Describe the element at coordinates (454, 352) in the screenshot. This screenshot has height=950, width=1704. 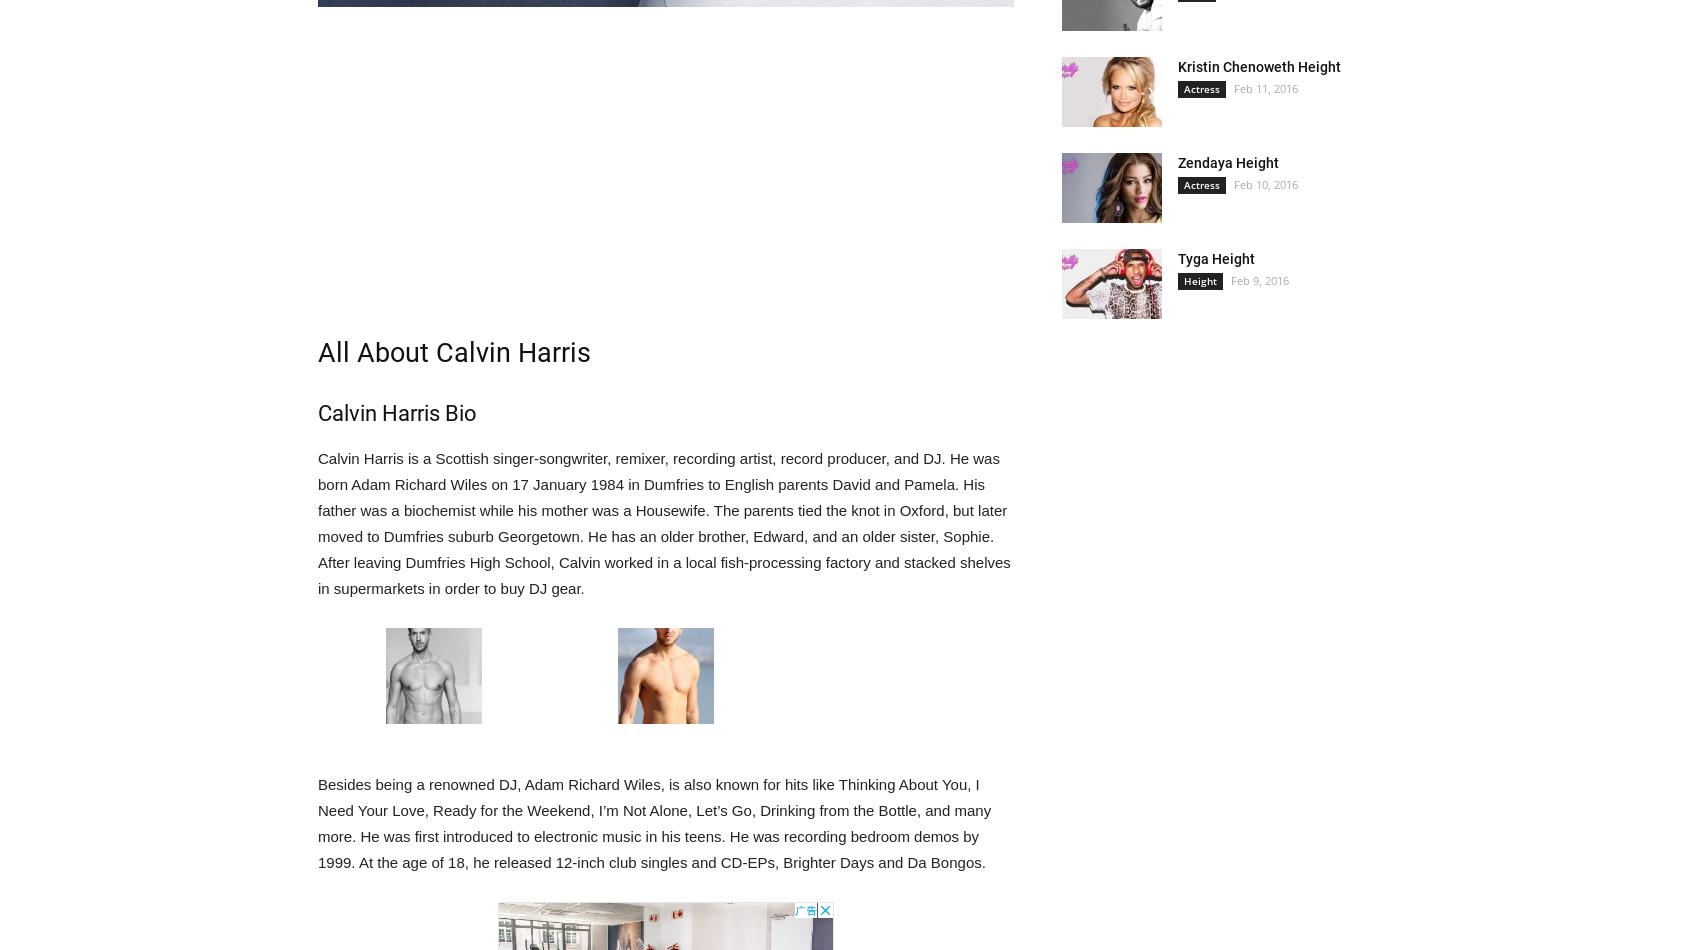
I see `'All About Calvin Harris'` at that location.